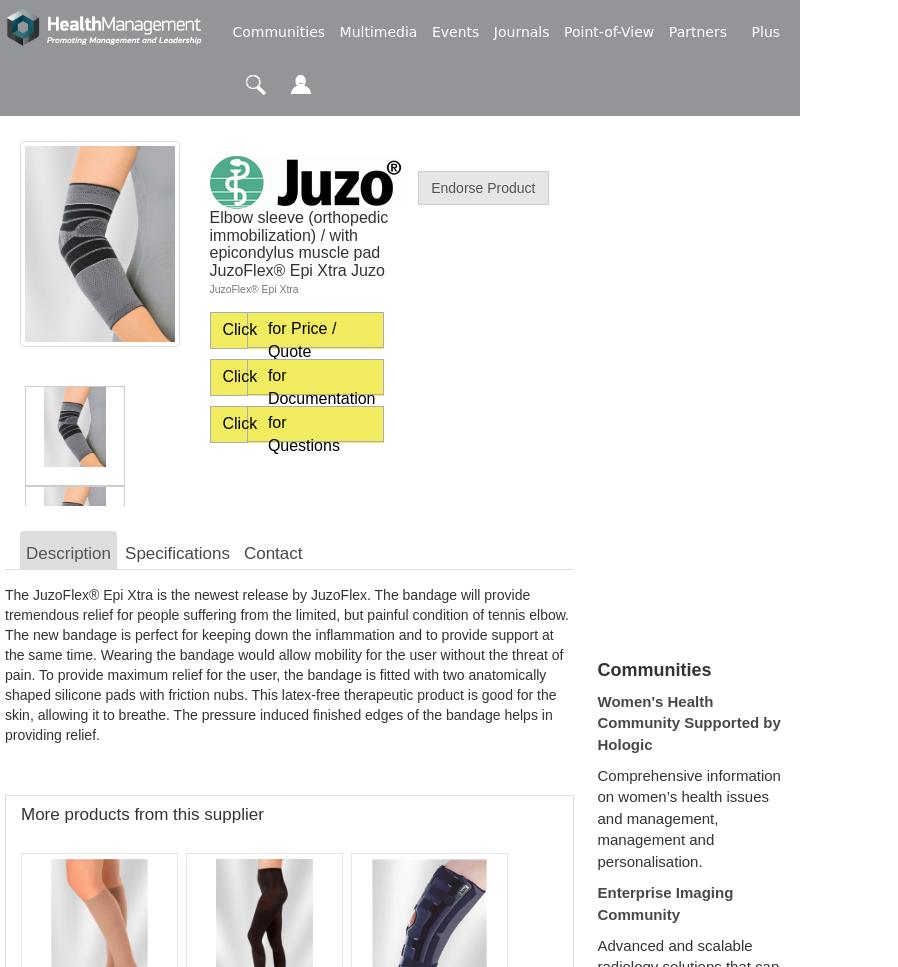 This screenshot has height=967, width=898. Describe the element at coordinates (301, 338) in the screenshot. I see `'for Price / Quote'` at that location.